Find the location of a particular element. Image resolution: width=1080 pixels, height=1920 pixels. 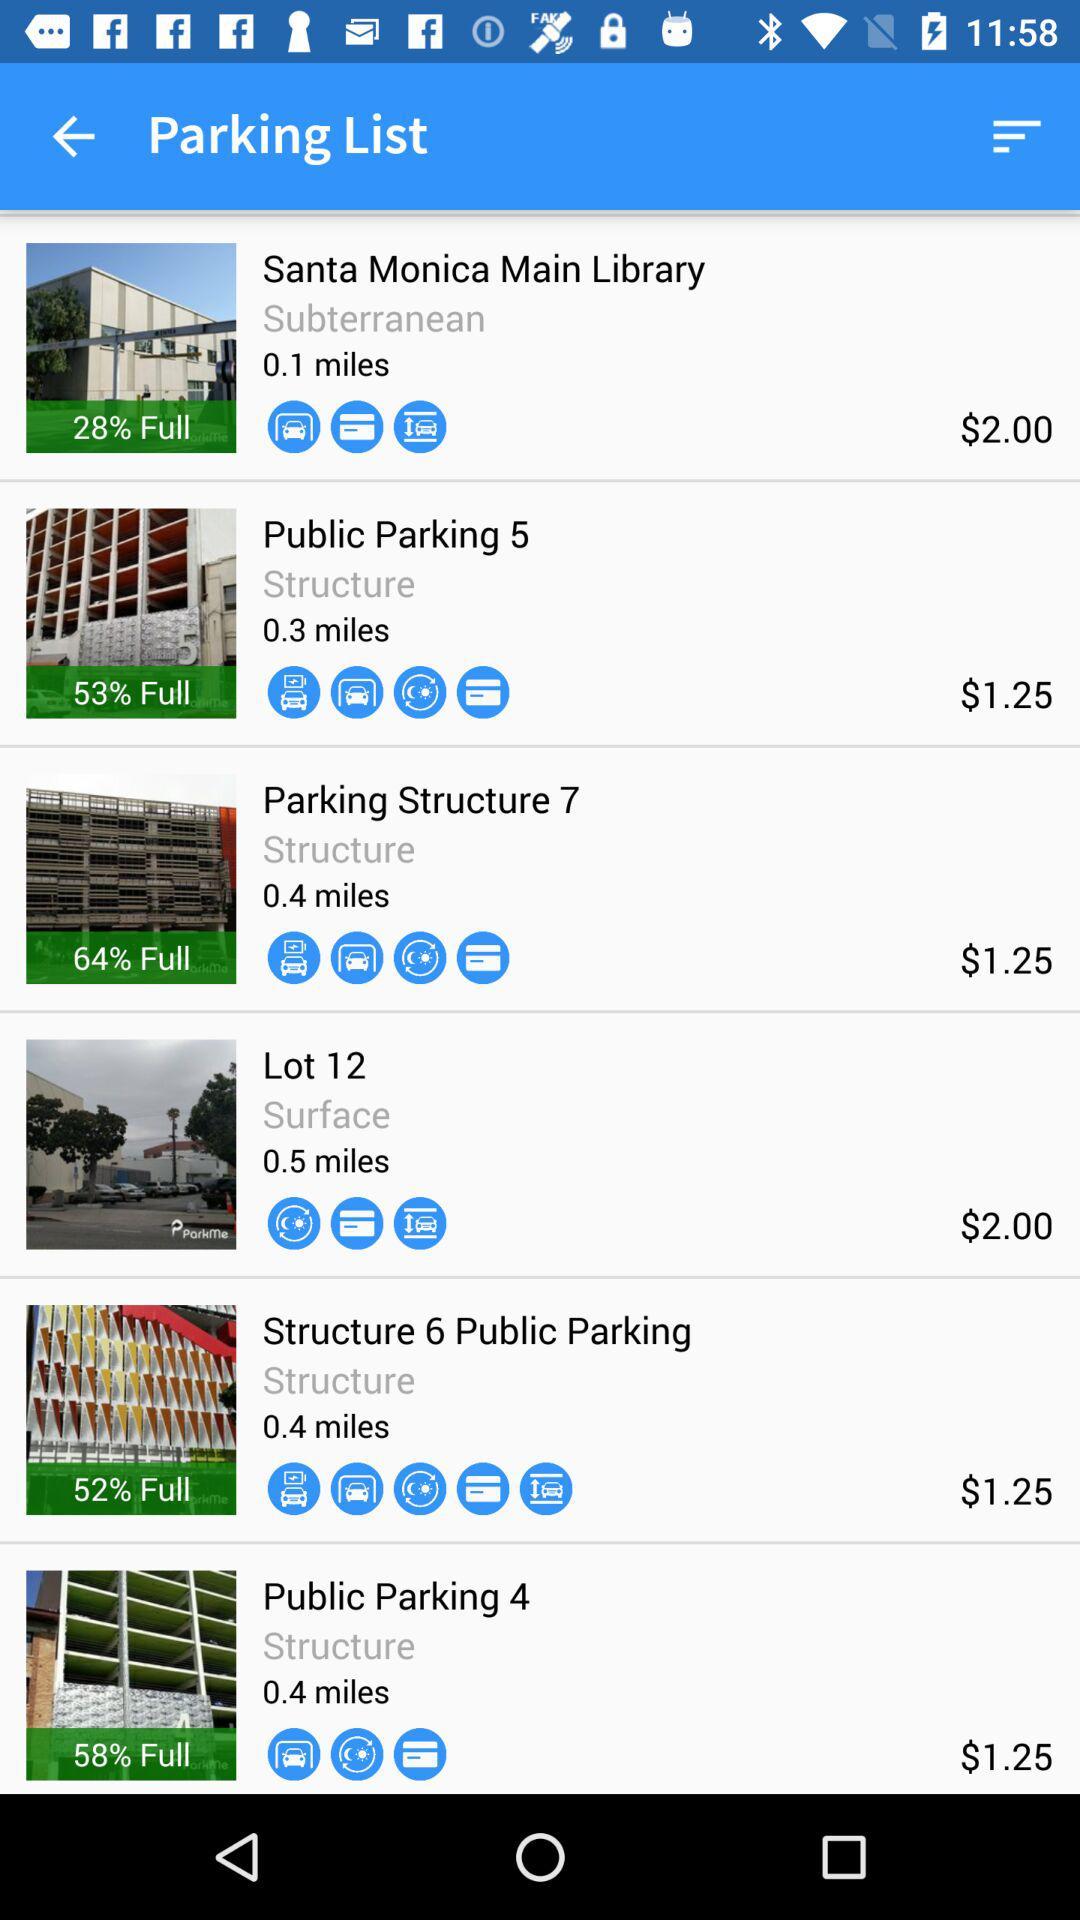

the icon above 0.1 miles item is located at coordinates (374, 316).